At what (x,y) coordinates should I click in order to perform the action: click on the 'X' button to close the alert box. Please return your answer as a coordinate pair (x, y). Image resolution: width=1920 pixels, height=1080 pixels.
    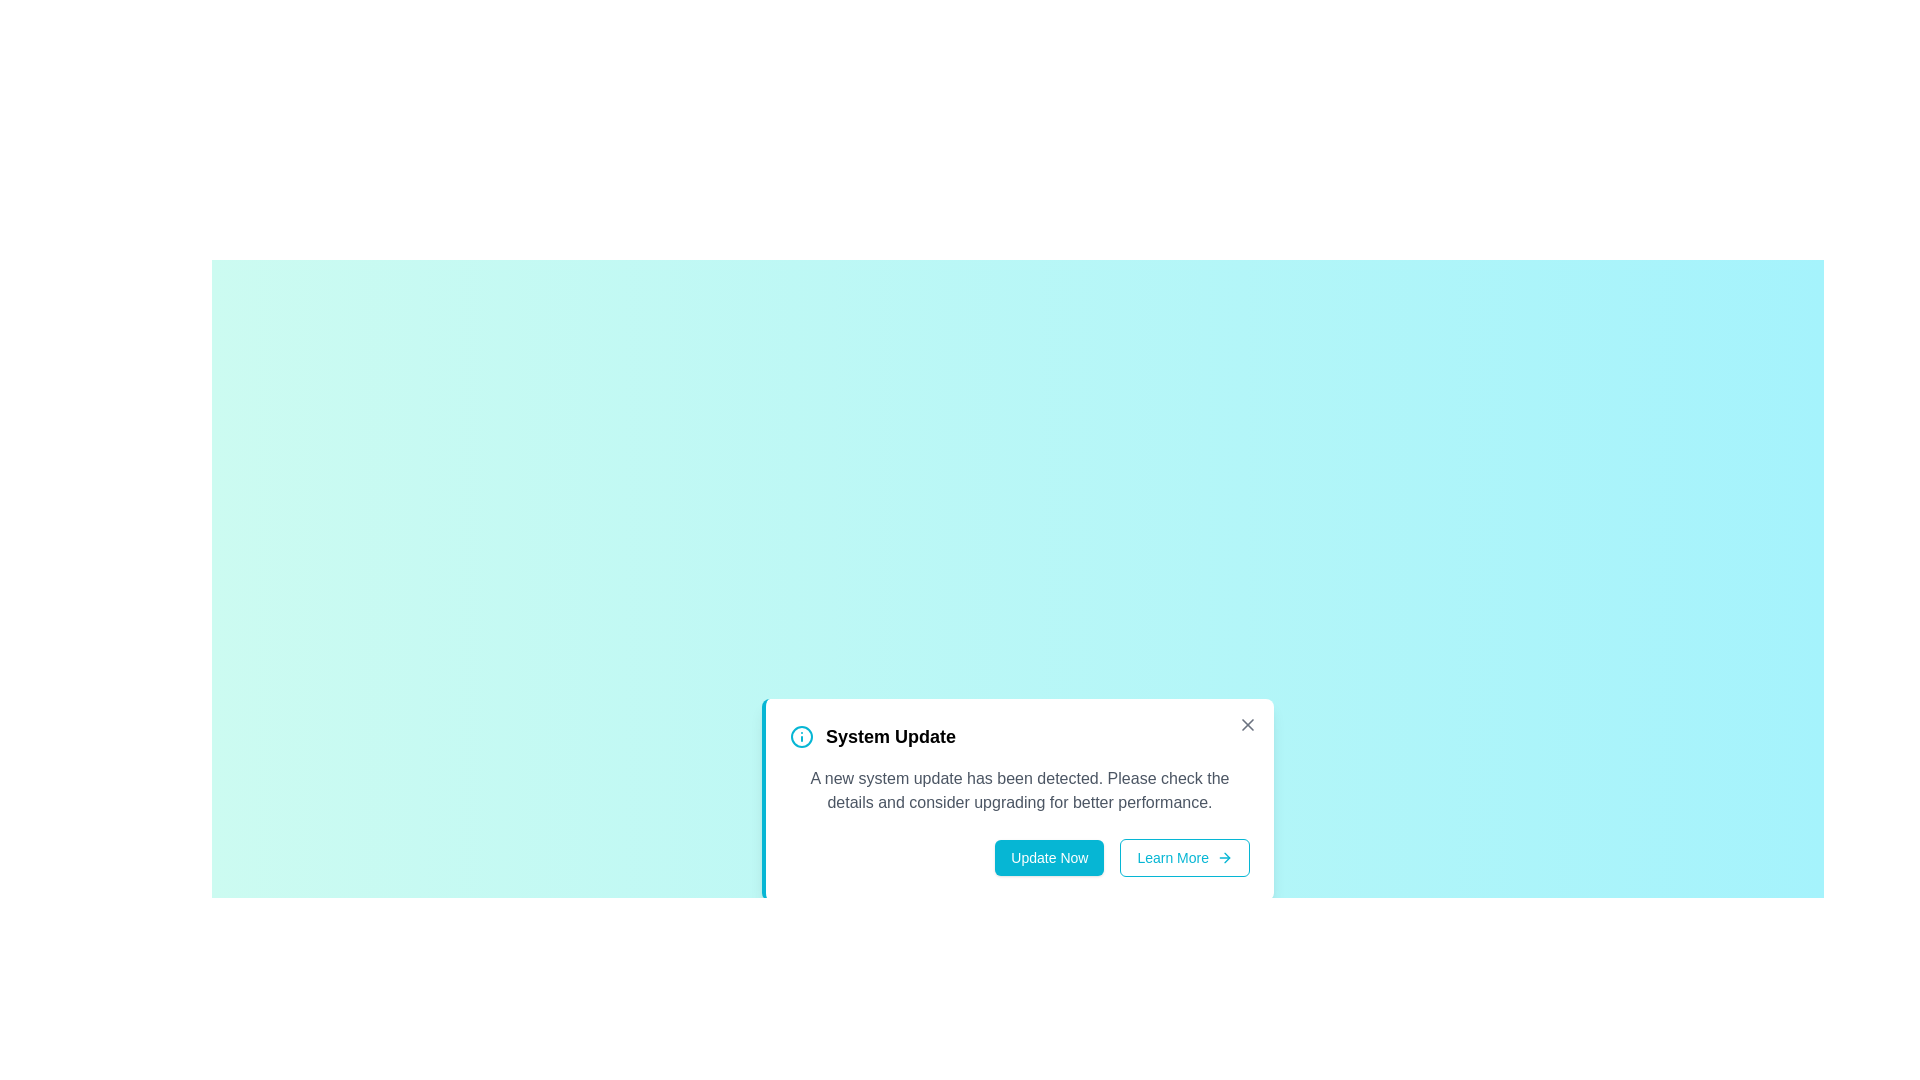
    Looking at the image, I should click on (1247, 725).